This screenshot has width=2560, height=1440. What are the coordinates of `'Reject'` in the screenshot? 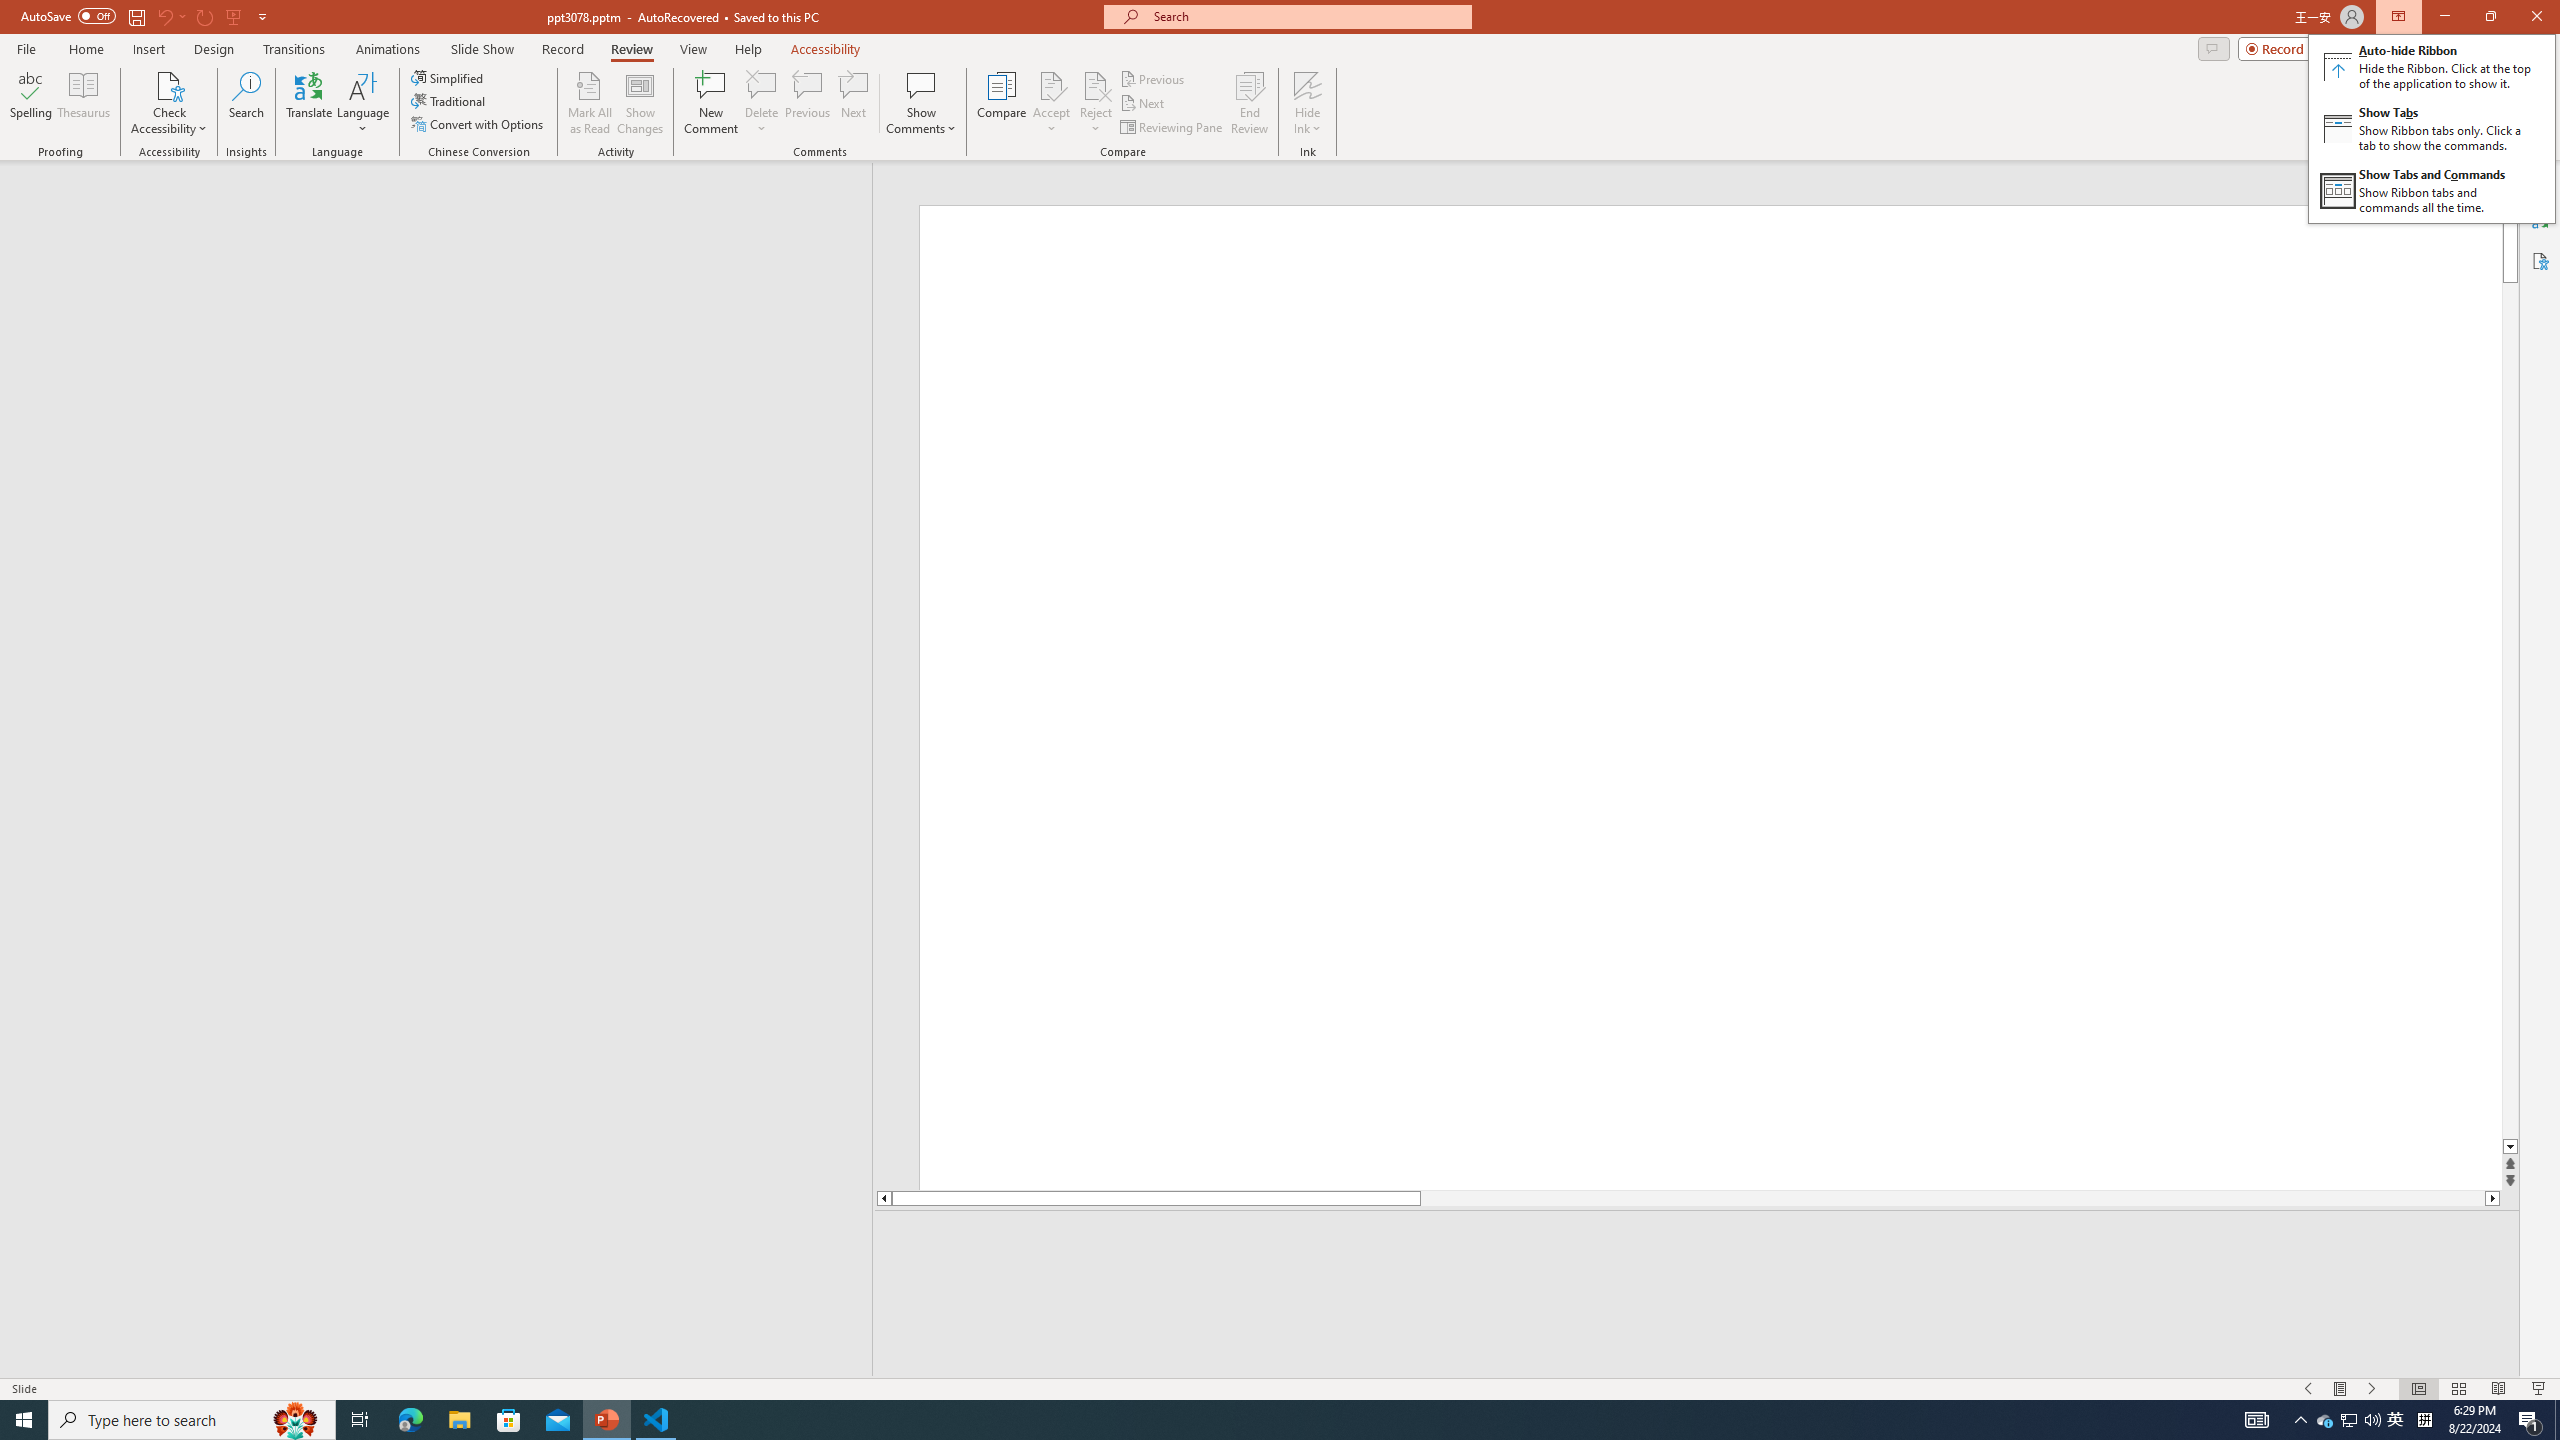 It's located at (1094, 103).